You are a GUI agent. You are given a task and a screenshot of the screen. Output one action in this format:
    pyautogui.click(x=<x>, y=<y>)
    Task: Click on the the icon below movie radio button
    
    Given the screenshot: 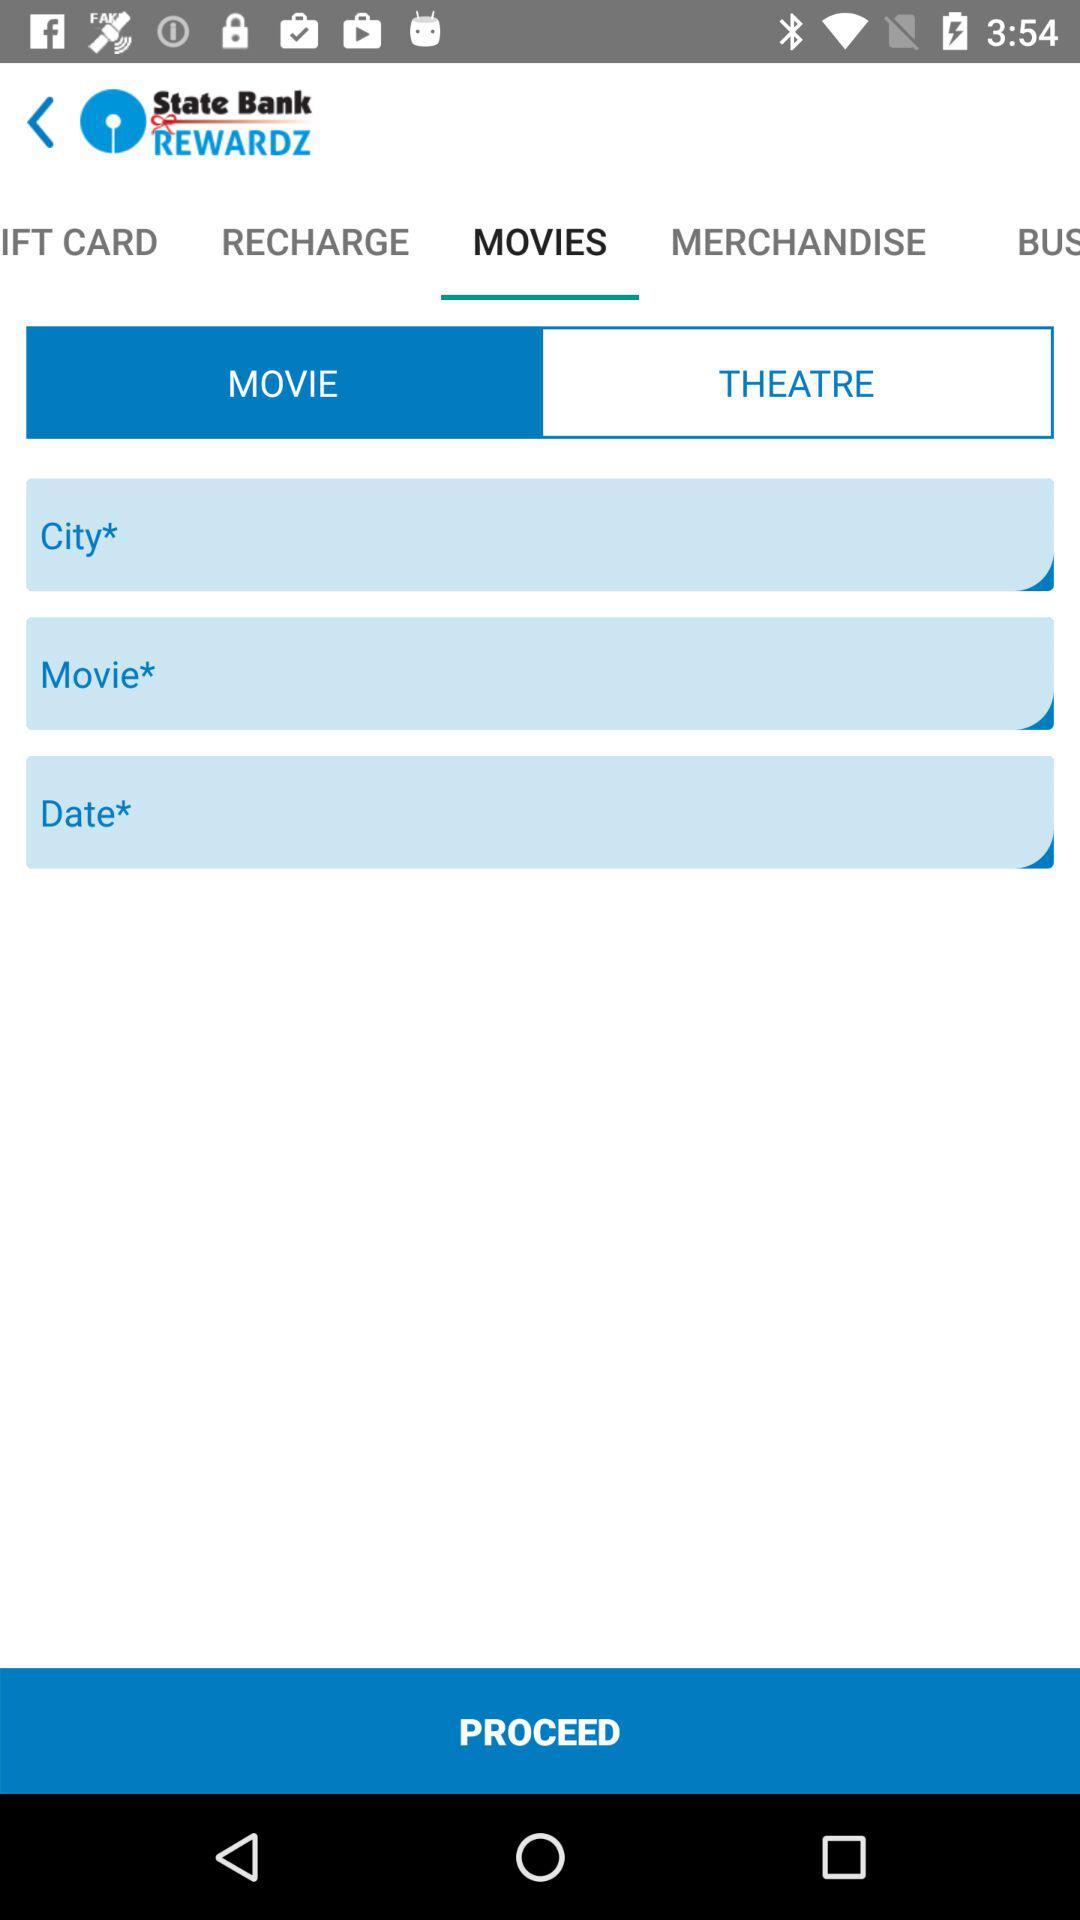 What is the action you would take?
    pyautogui.click(x=540, y=534)
    